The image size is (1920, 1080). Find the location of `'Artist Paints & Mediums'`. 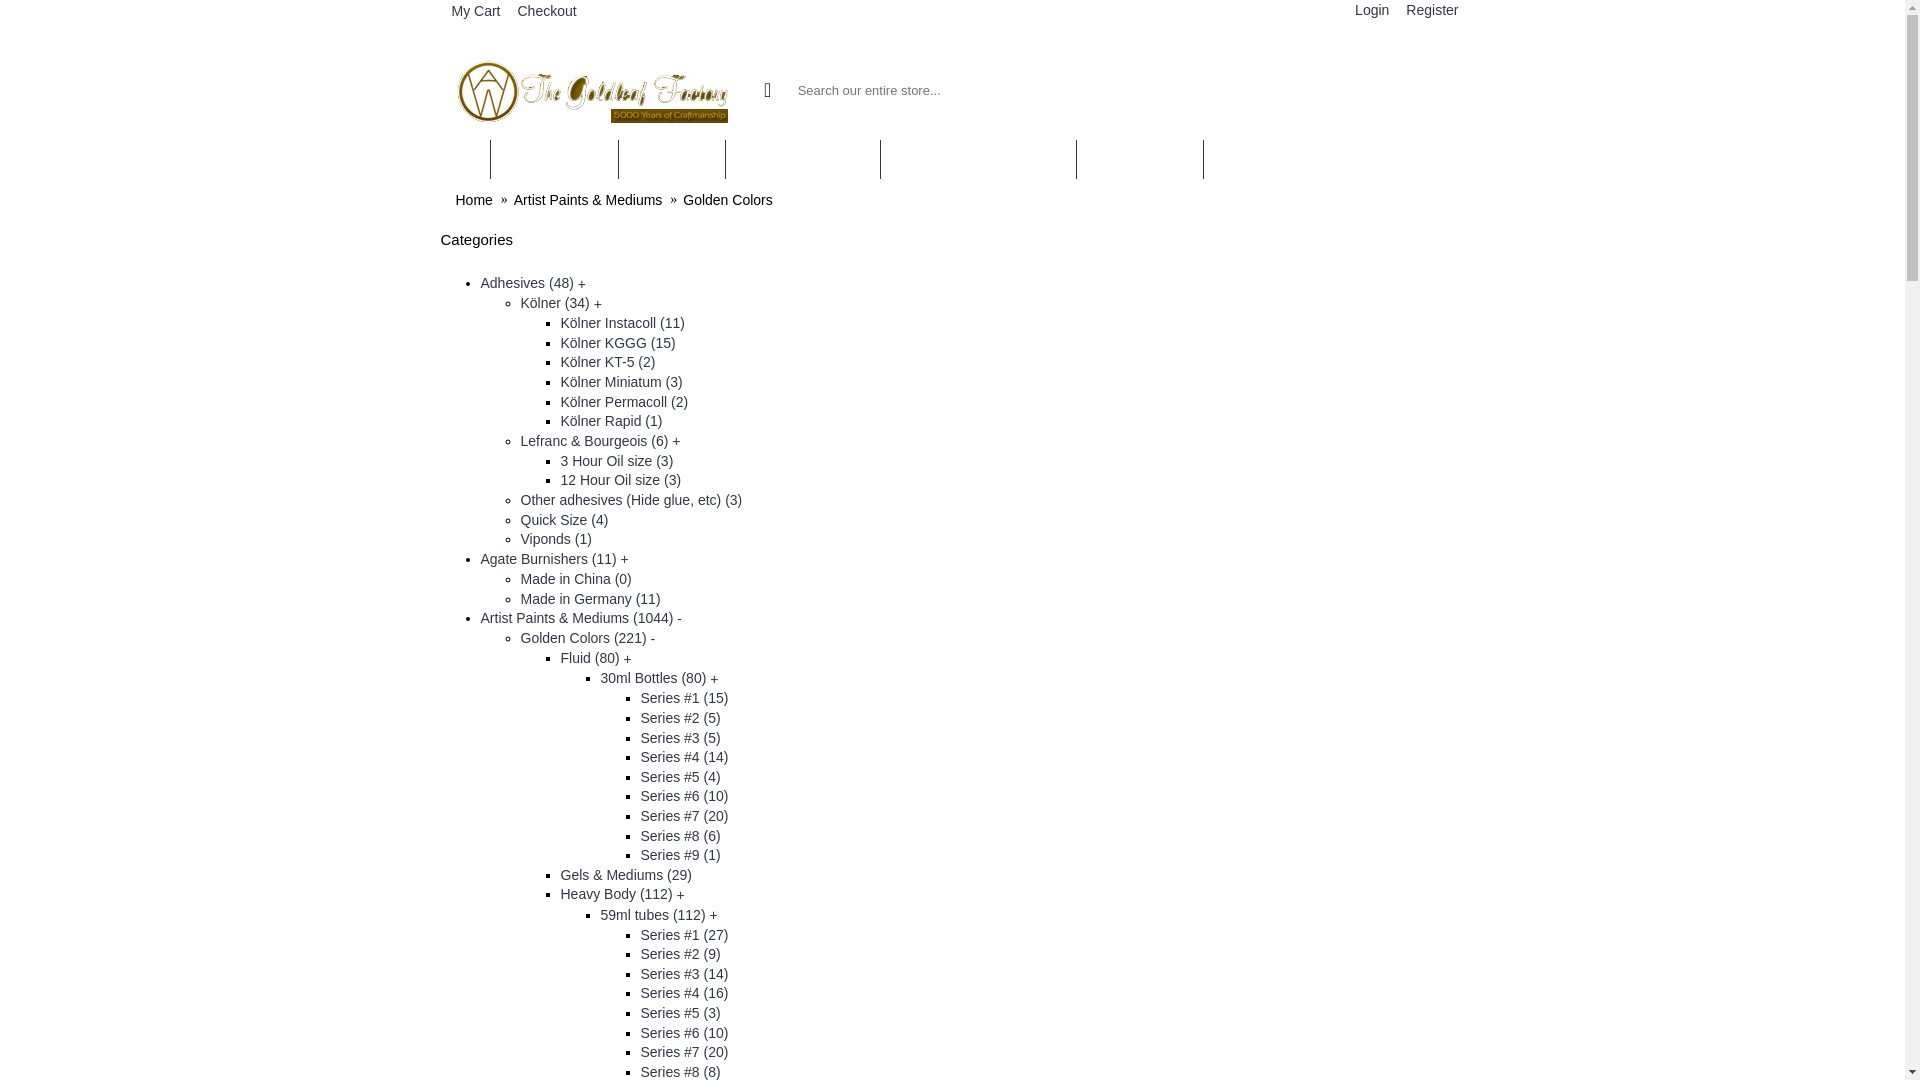

'Artist Paints & Mediums' is located at coordinates (513, 200).